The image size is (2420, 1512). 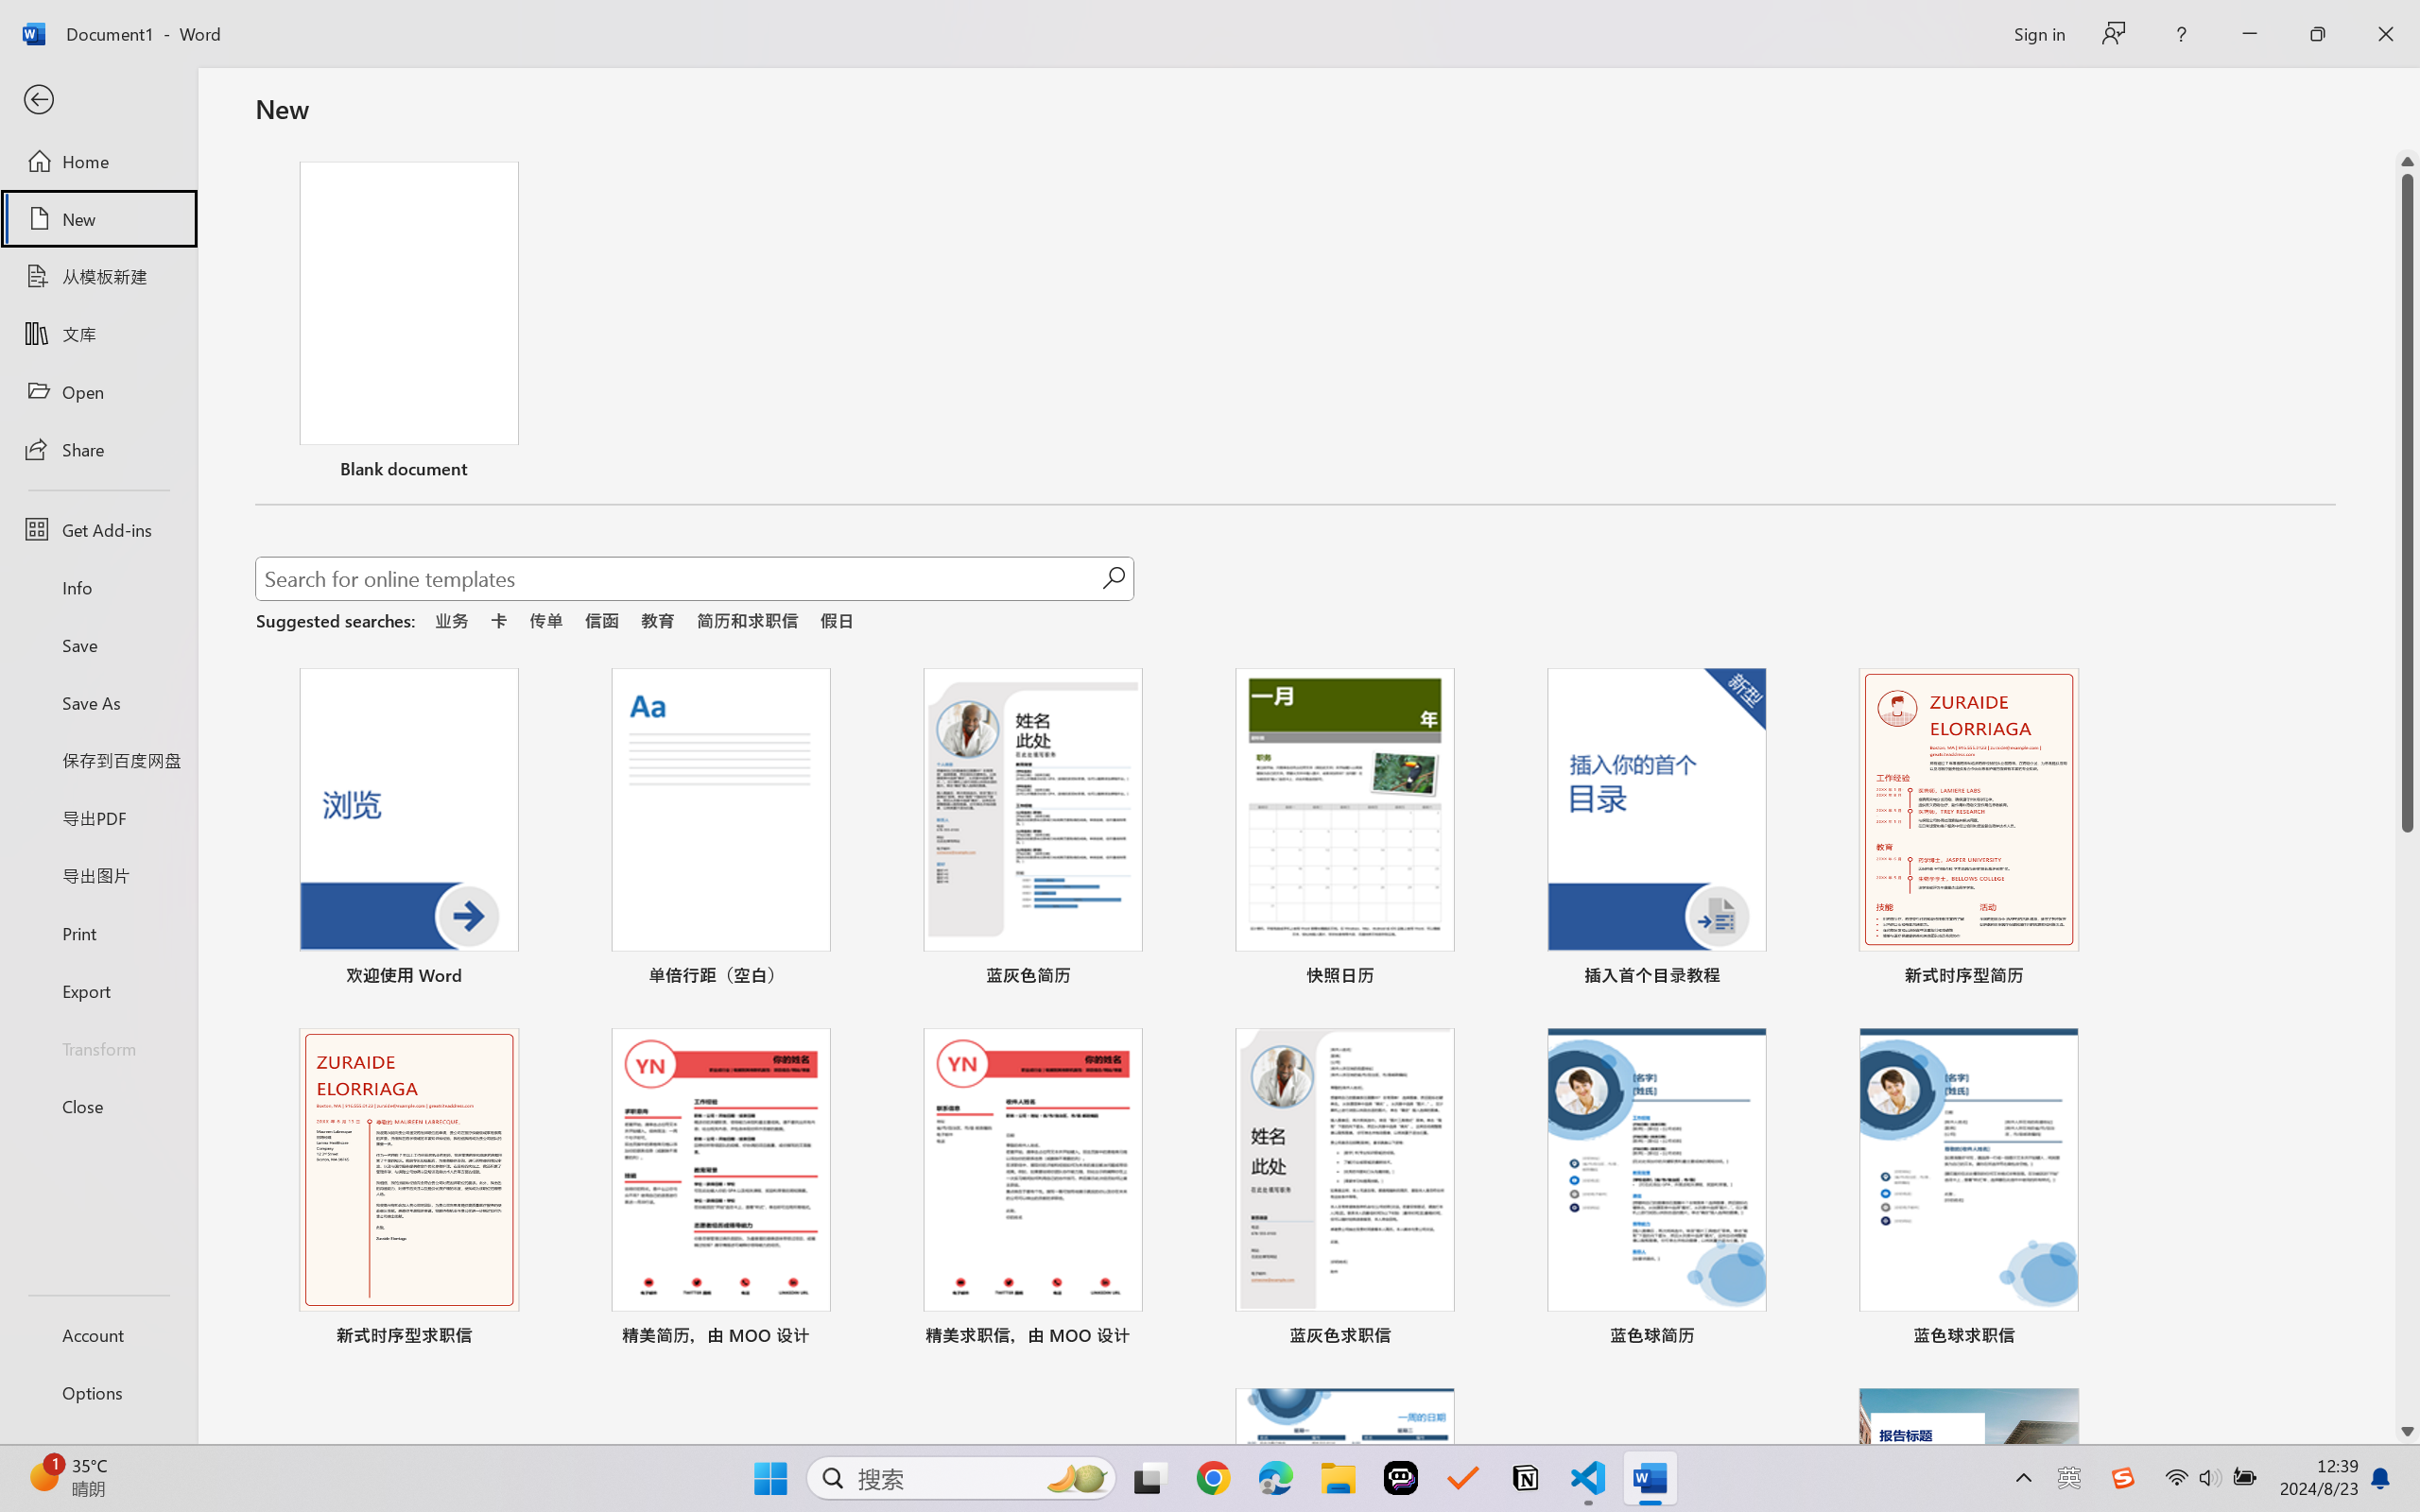 I want to click on 'Info', so click(x=97, y=586).